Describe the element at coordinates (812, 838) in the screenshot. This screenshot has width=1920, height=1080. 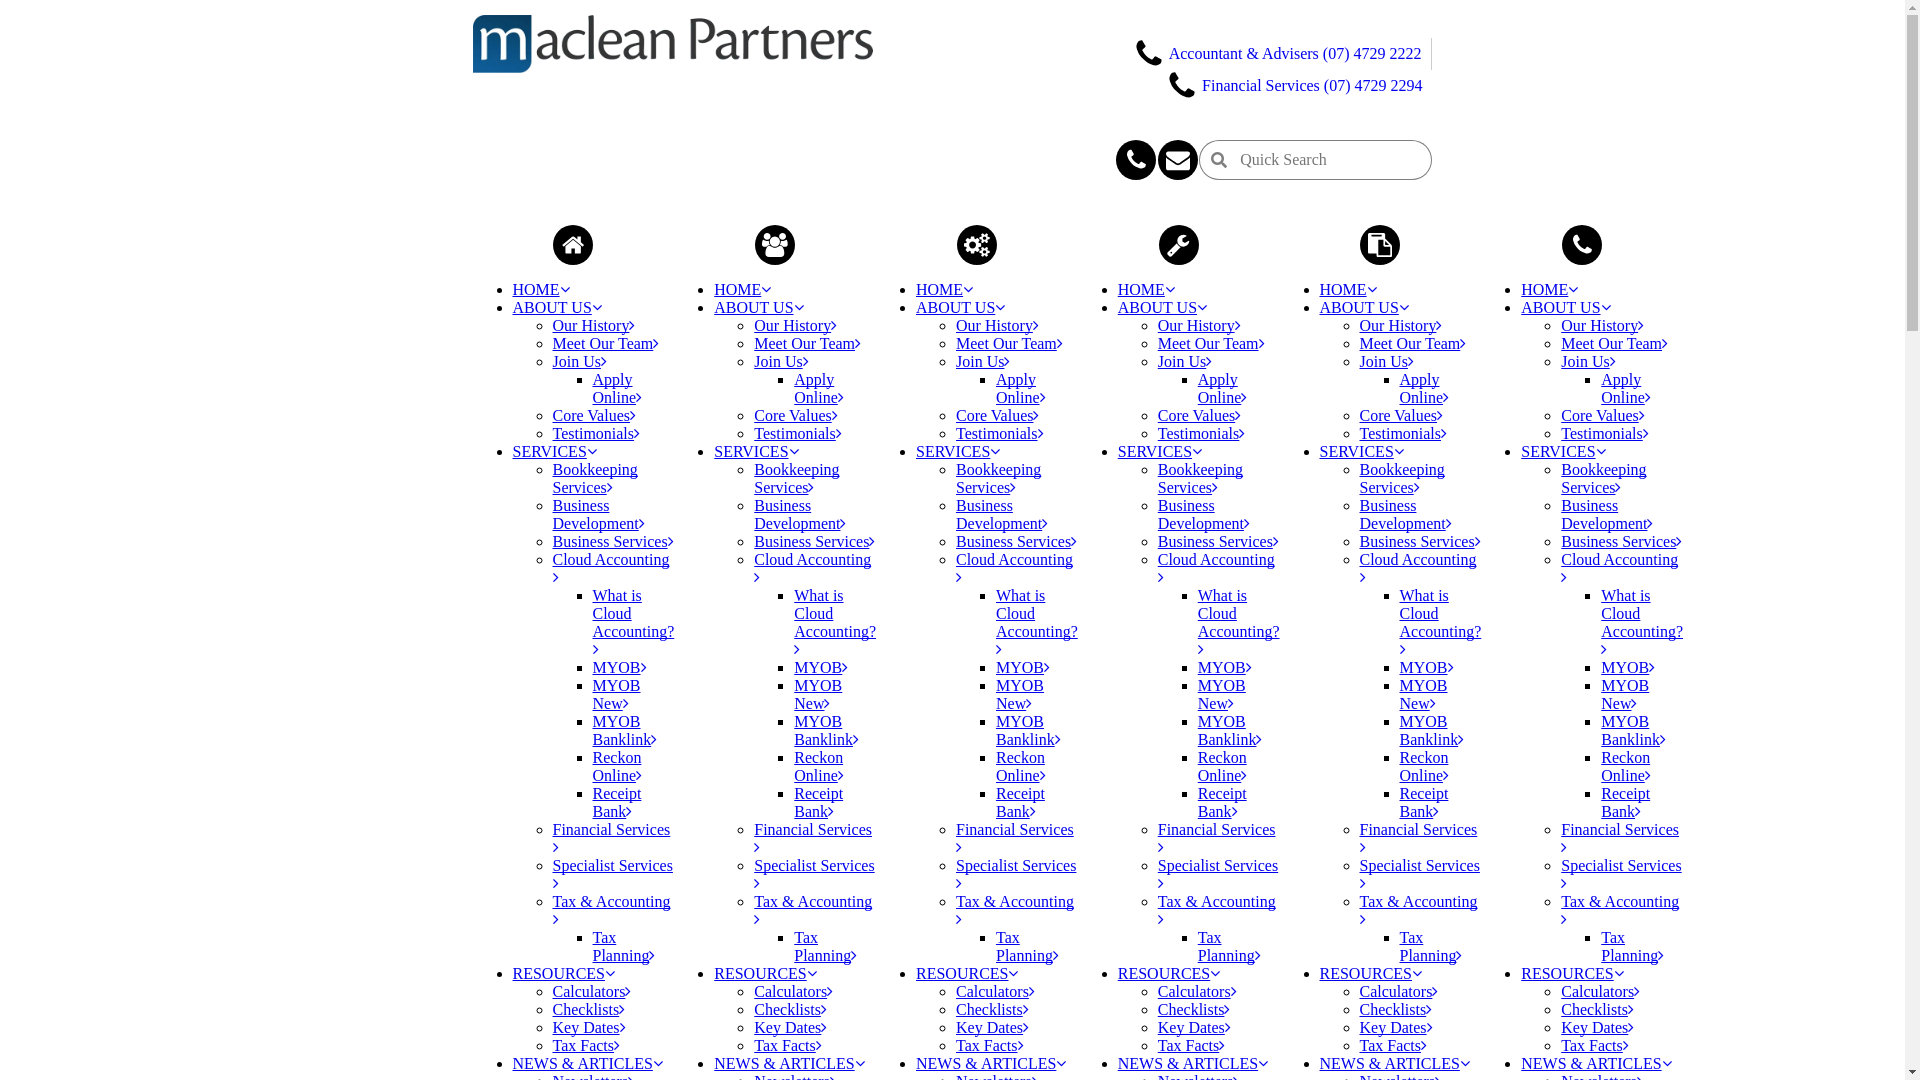
I see `'Financial Services'` at that location.